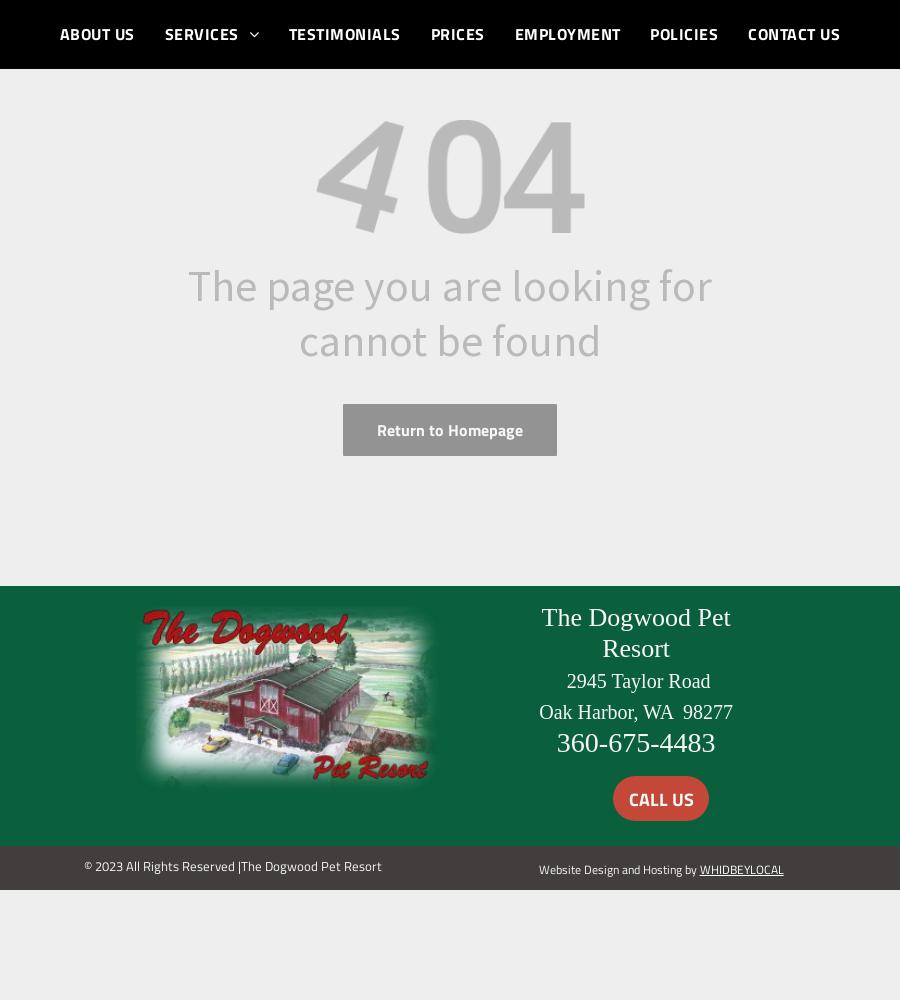  I want to click on 'ABOUT US', so click(95, 34).